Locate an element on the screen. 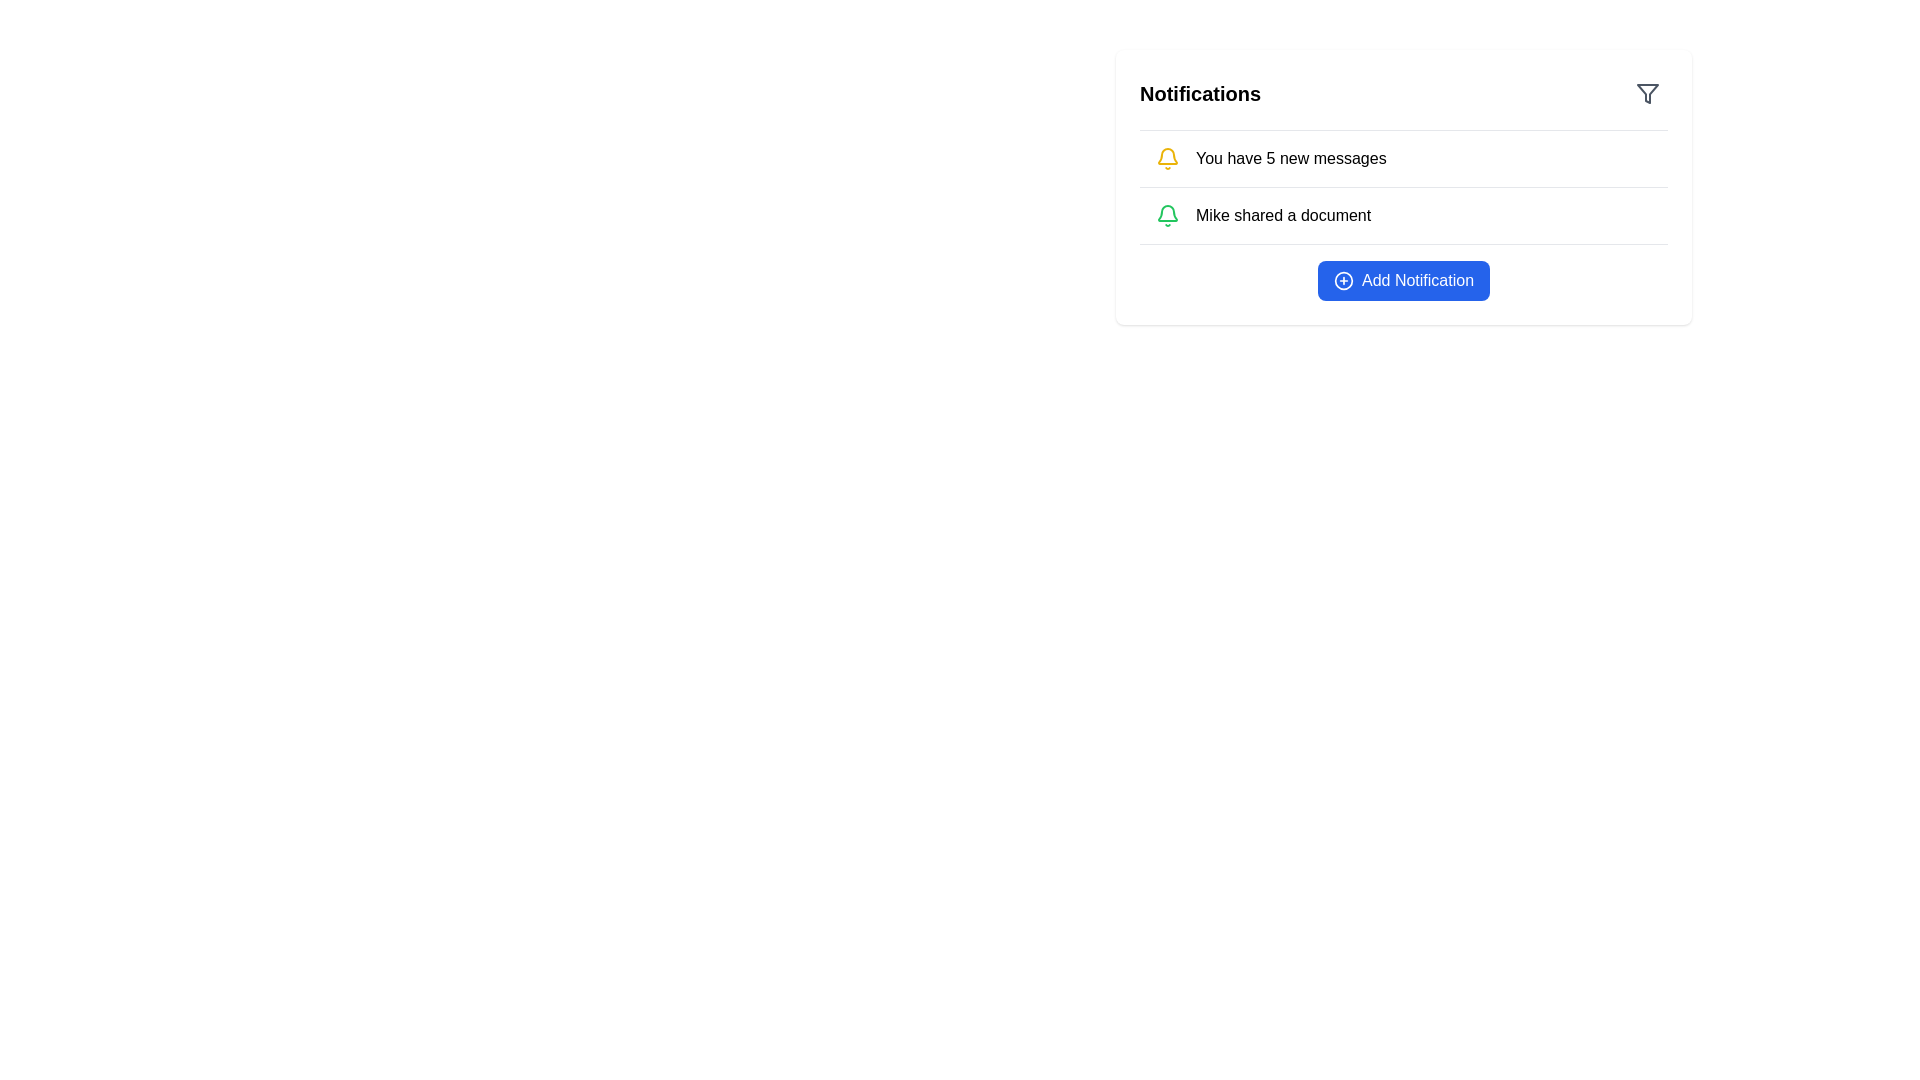  the bell-shaped notification icon with a green outline, located adjacent to the text 'You have 5 new messages.' is located at coordinates (1167, 213).